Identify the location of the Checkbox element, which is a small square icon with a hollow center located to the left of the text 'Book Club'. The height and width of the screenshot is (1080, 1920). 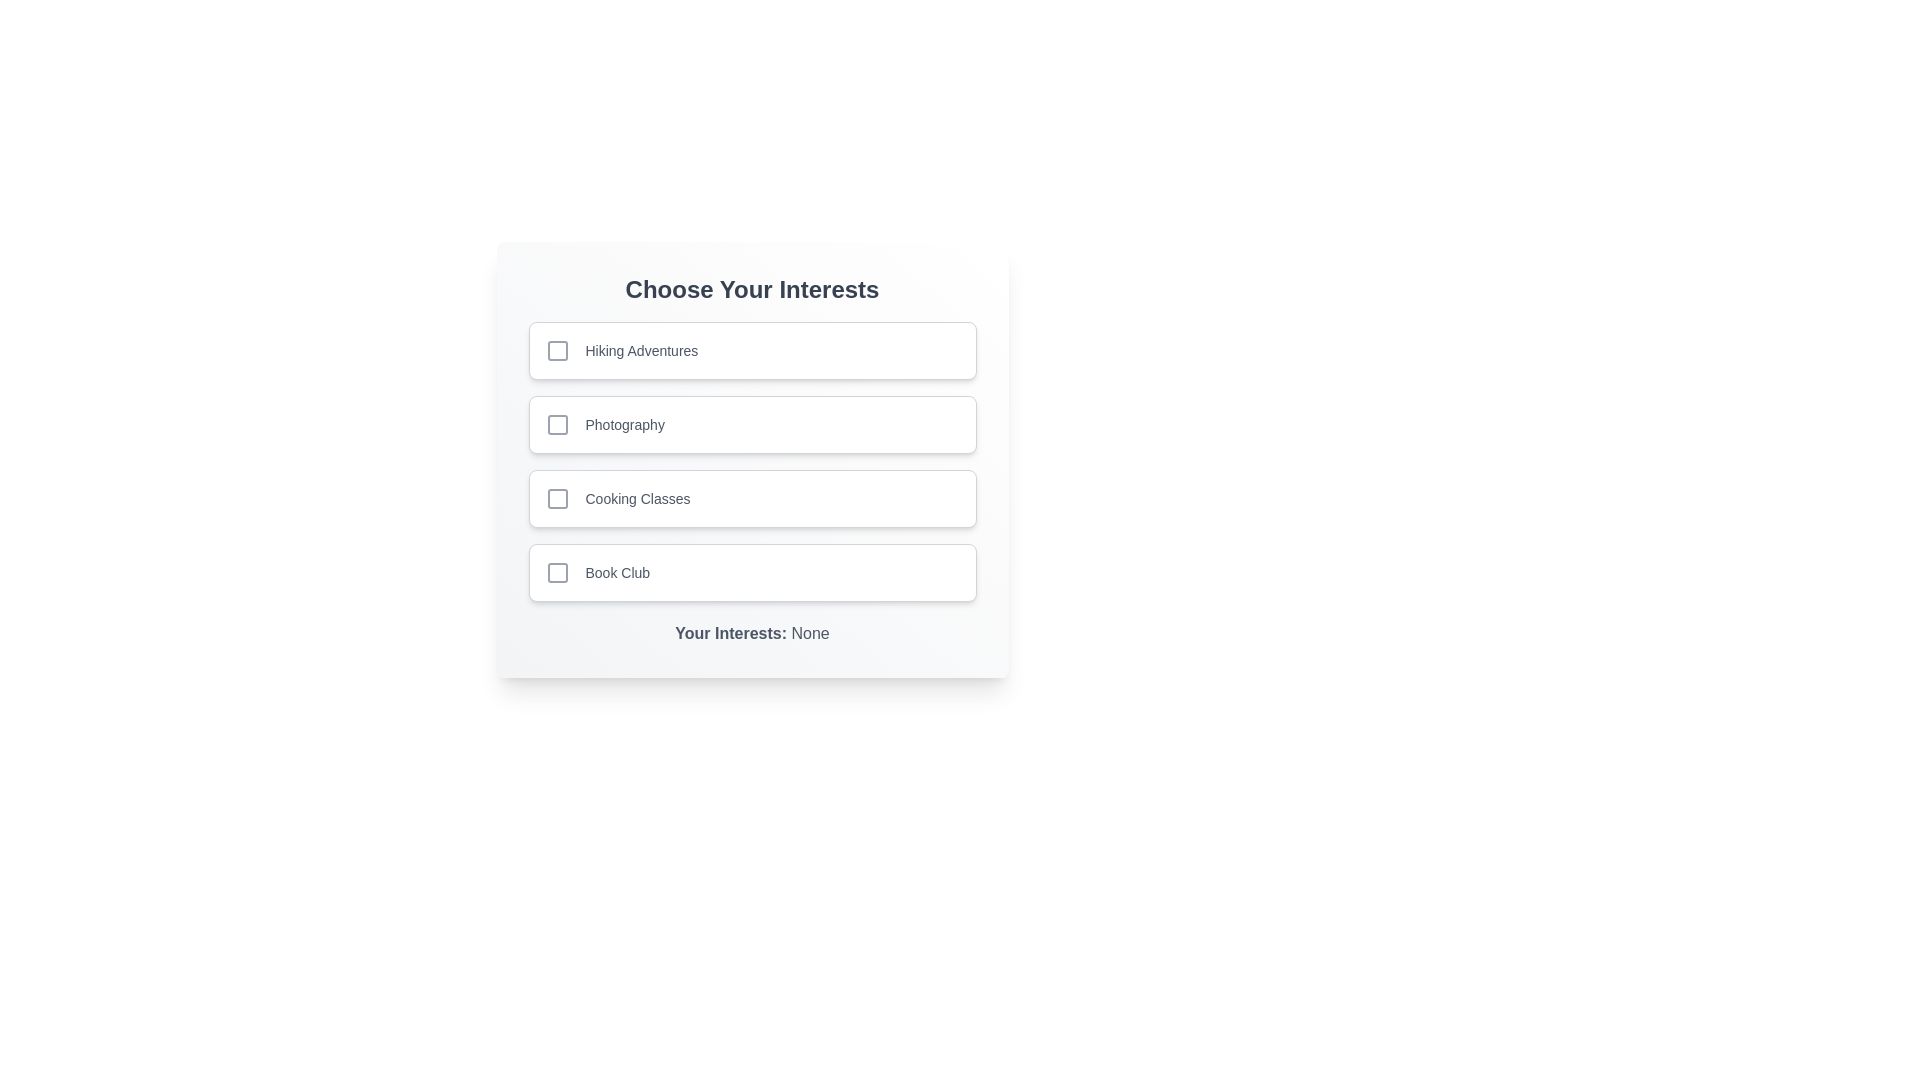
(557, 573).